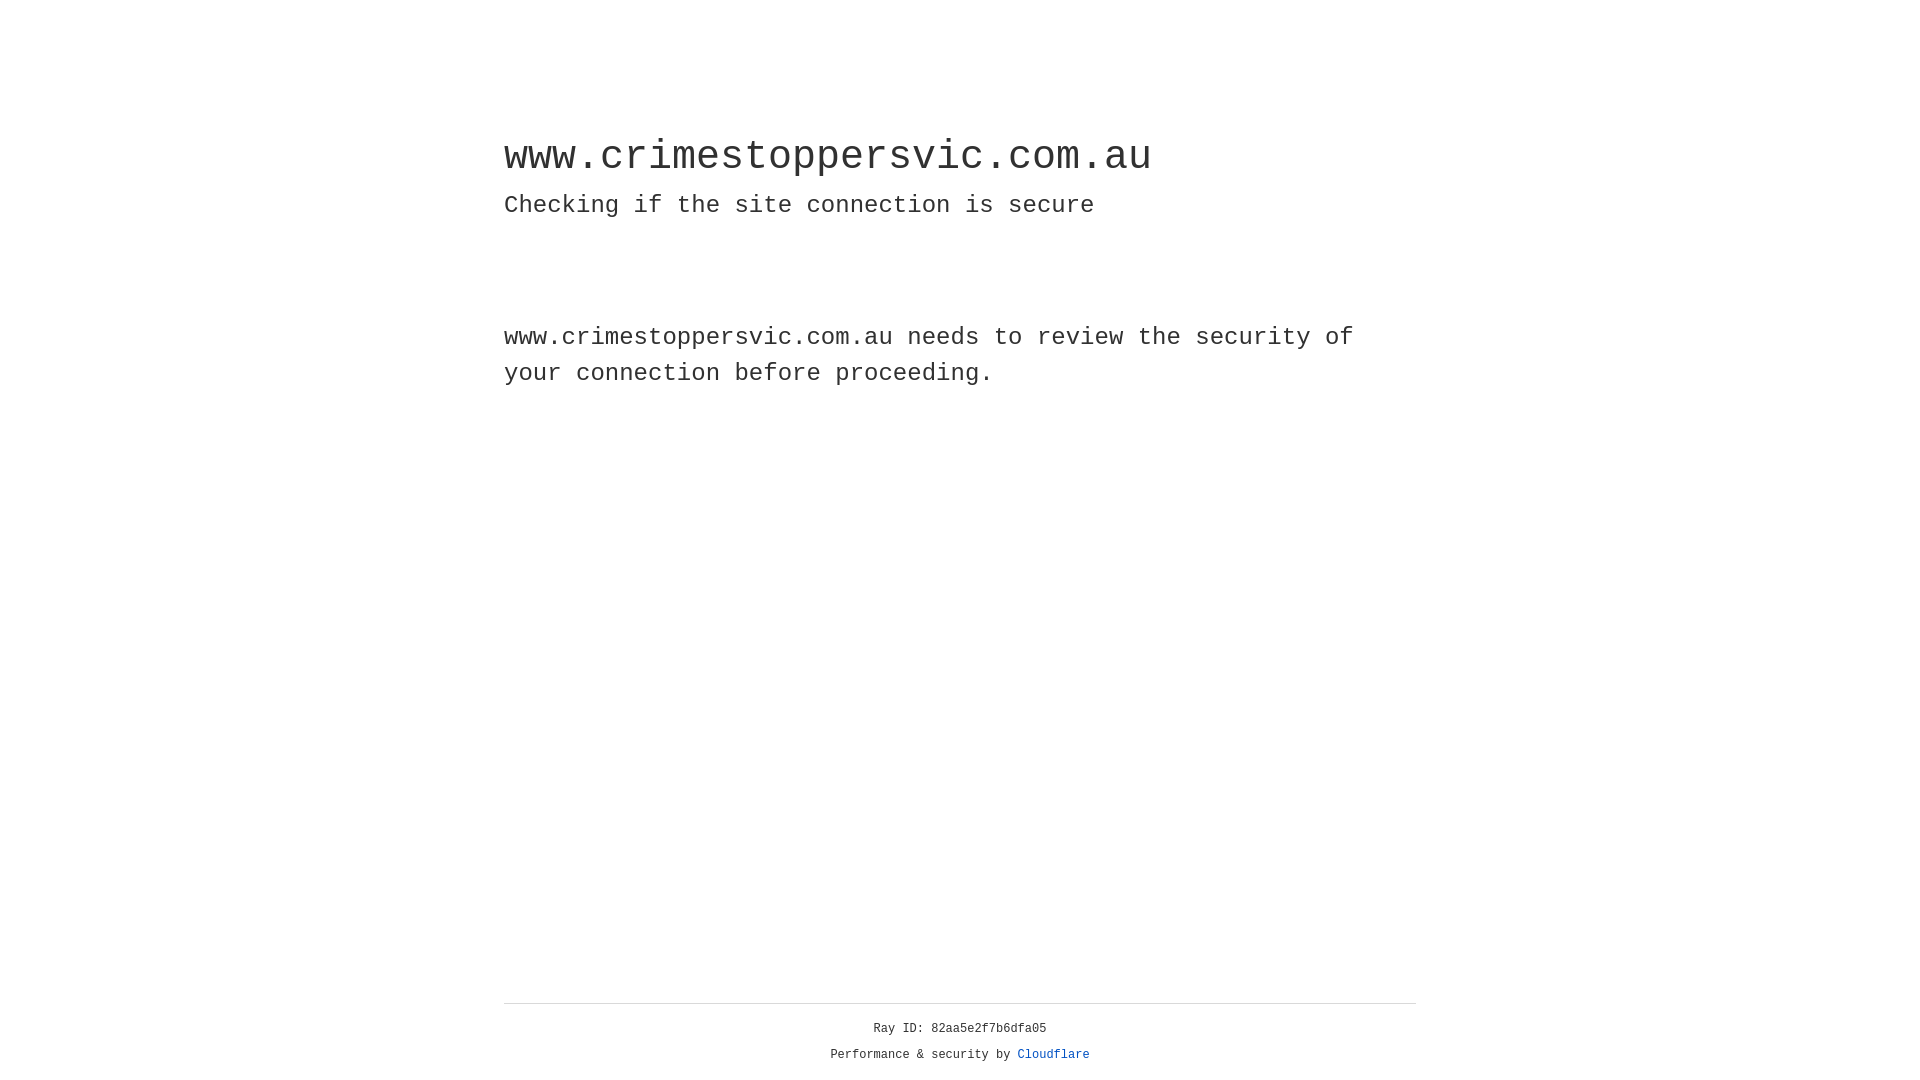 The width and height of the screenshot is (1920, 1080). What do you see at coordinates (1053, 1054) in the screenshot?
I see `'Cloudflare'` at bounding box center [1053, 1054].